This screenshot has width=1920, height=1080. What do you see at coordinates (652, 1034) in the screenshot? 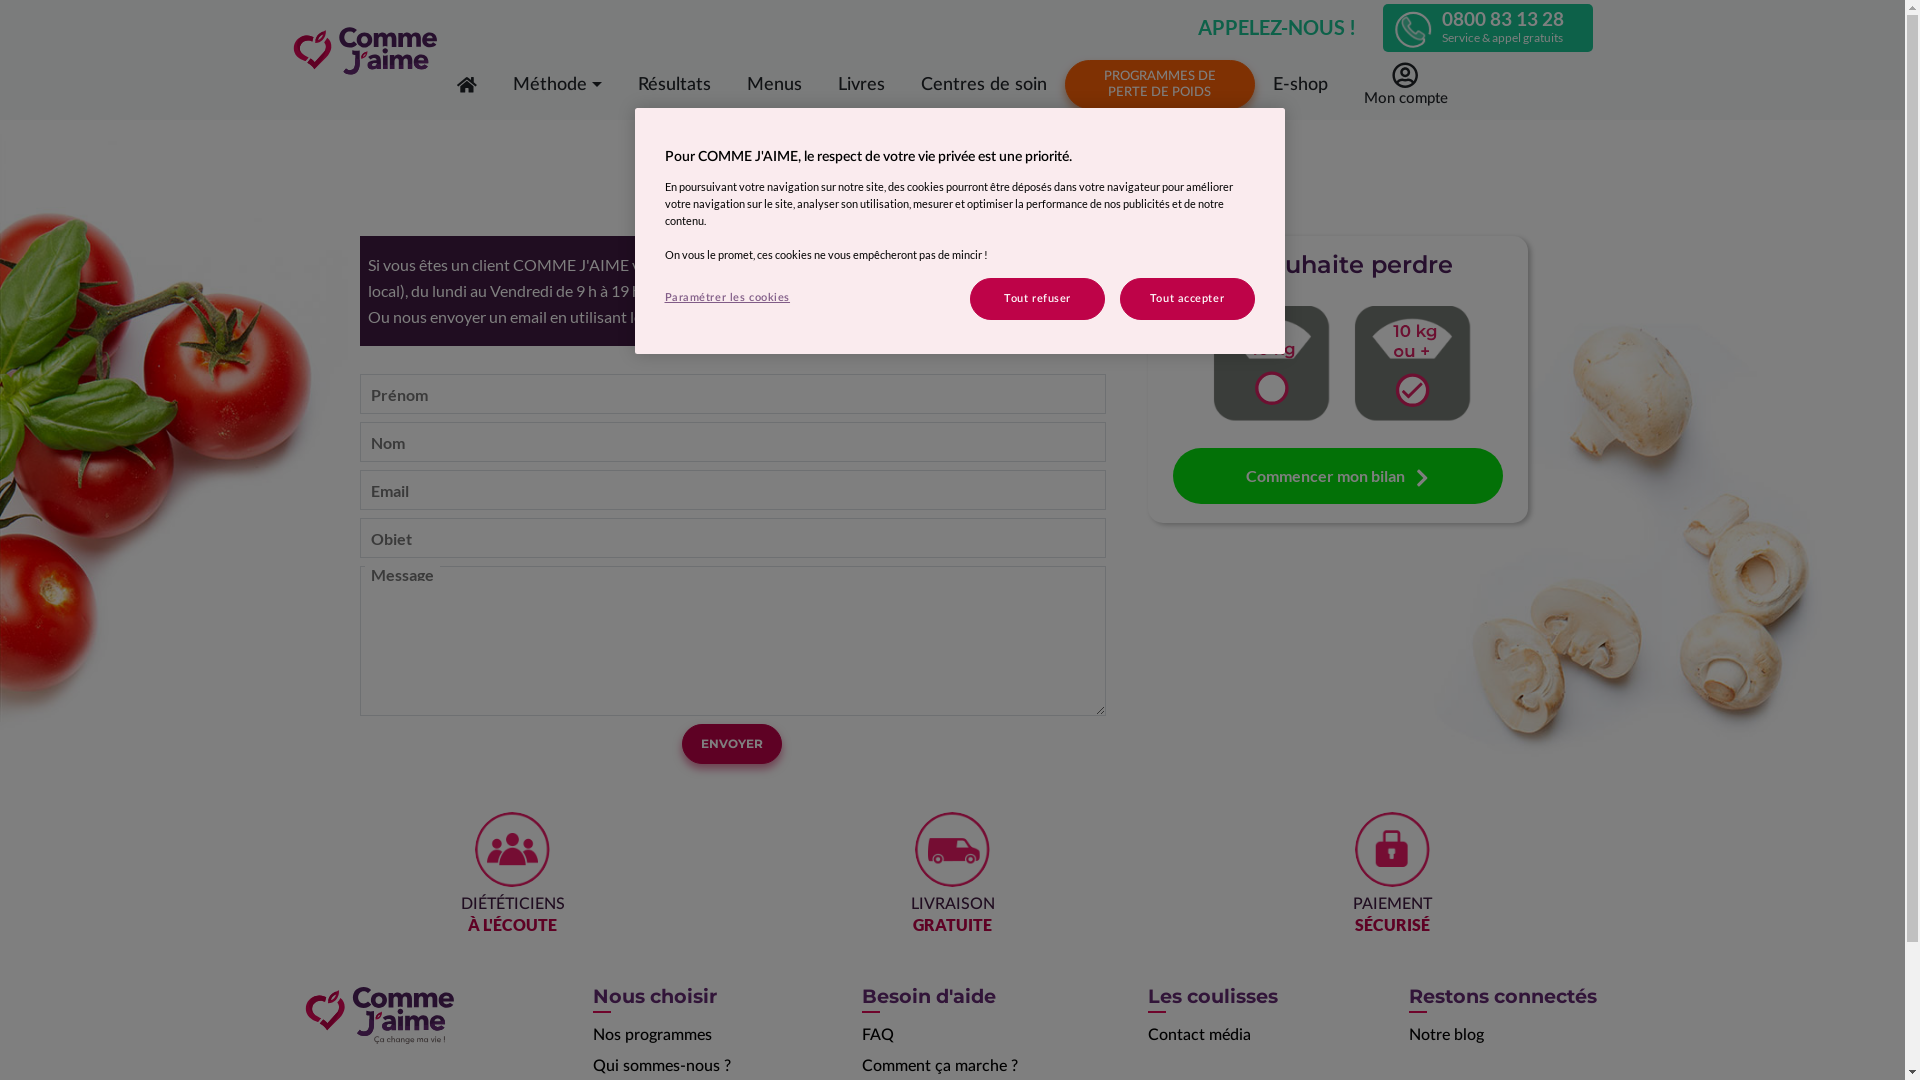
I see `'Nos programmes'` at bounding box center [652, 1034].